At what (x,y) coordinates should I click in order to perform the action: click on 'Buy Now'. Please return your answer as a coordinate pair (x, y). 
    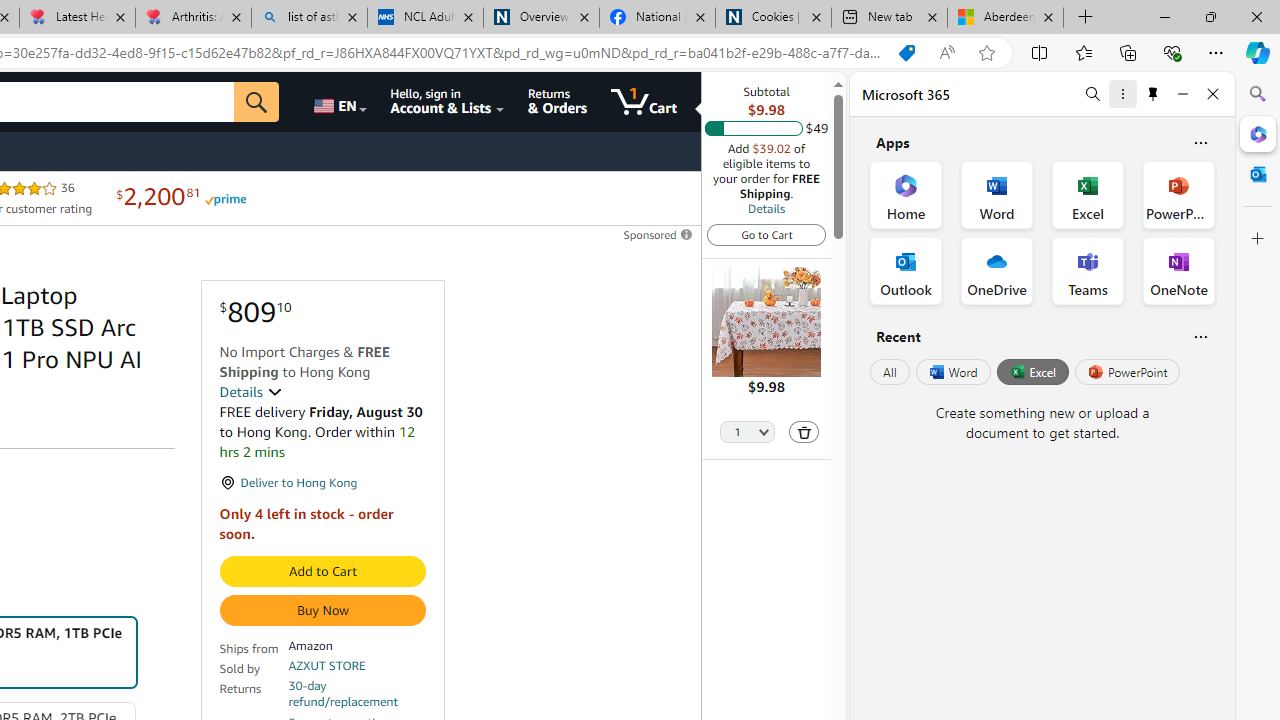
    Looking at the image, I should click on (322, 609).